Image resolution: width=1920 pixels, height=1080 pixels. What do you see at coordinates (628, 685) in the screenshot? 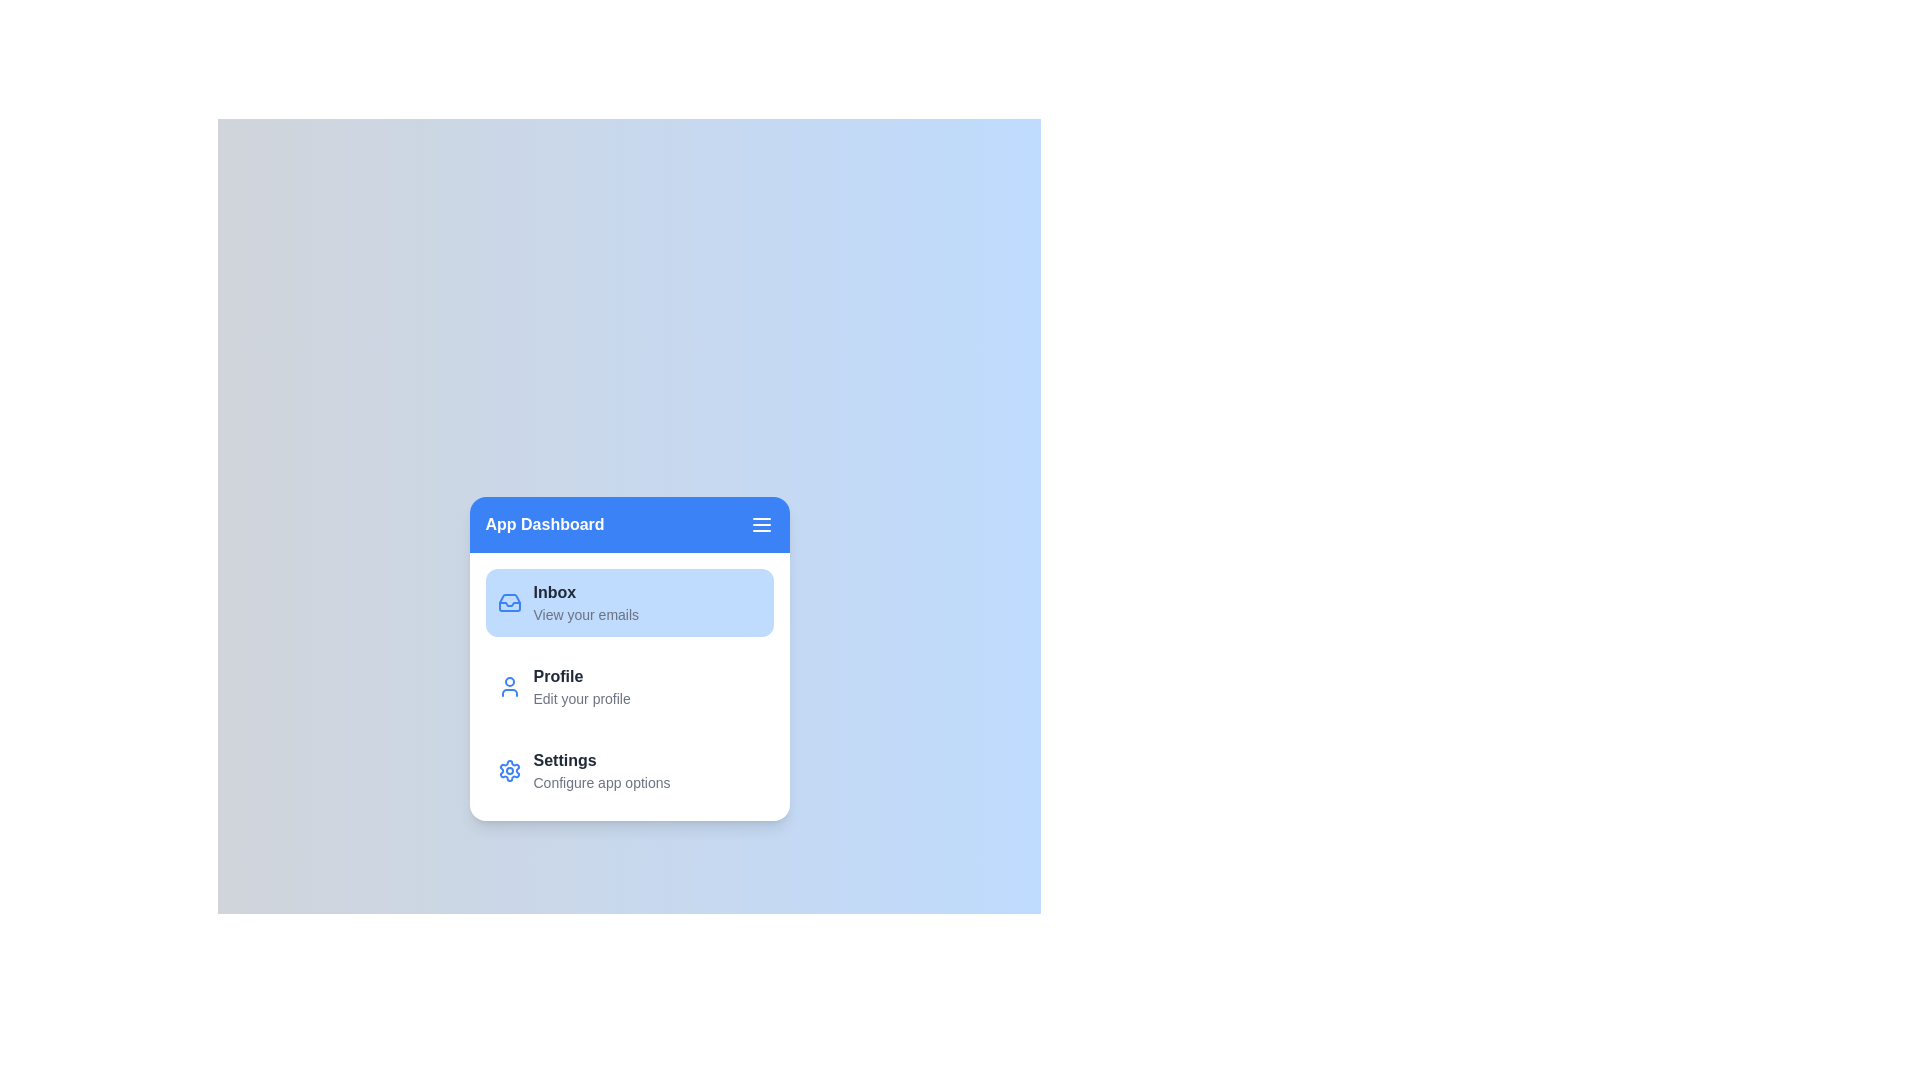
I see `the section Profile from the sidebar menu` at bounding box center [628, 685].